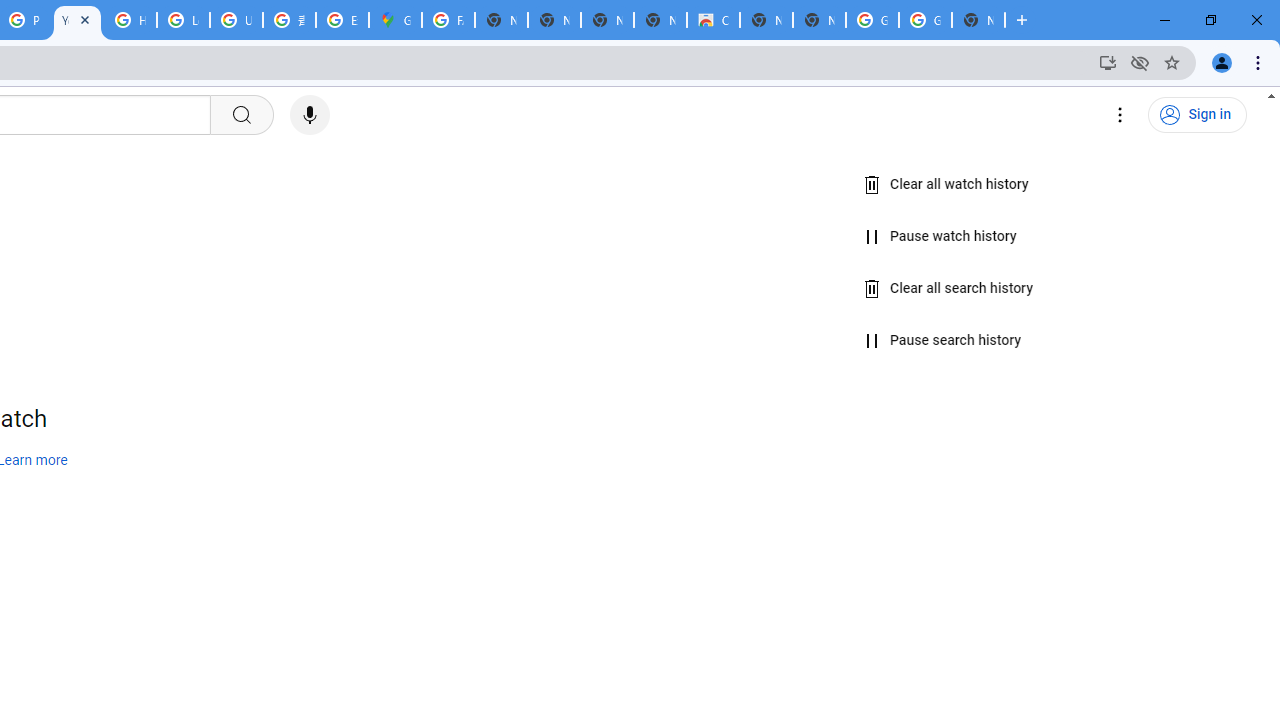  Describe the element at coordinates (946, 185) in the screenshot. I see `'Clear all watch history'` at that location.